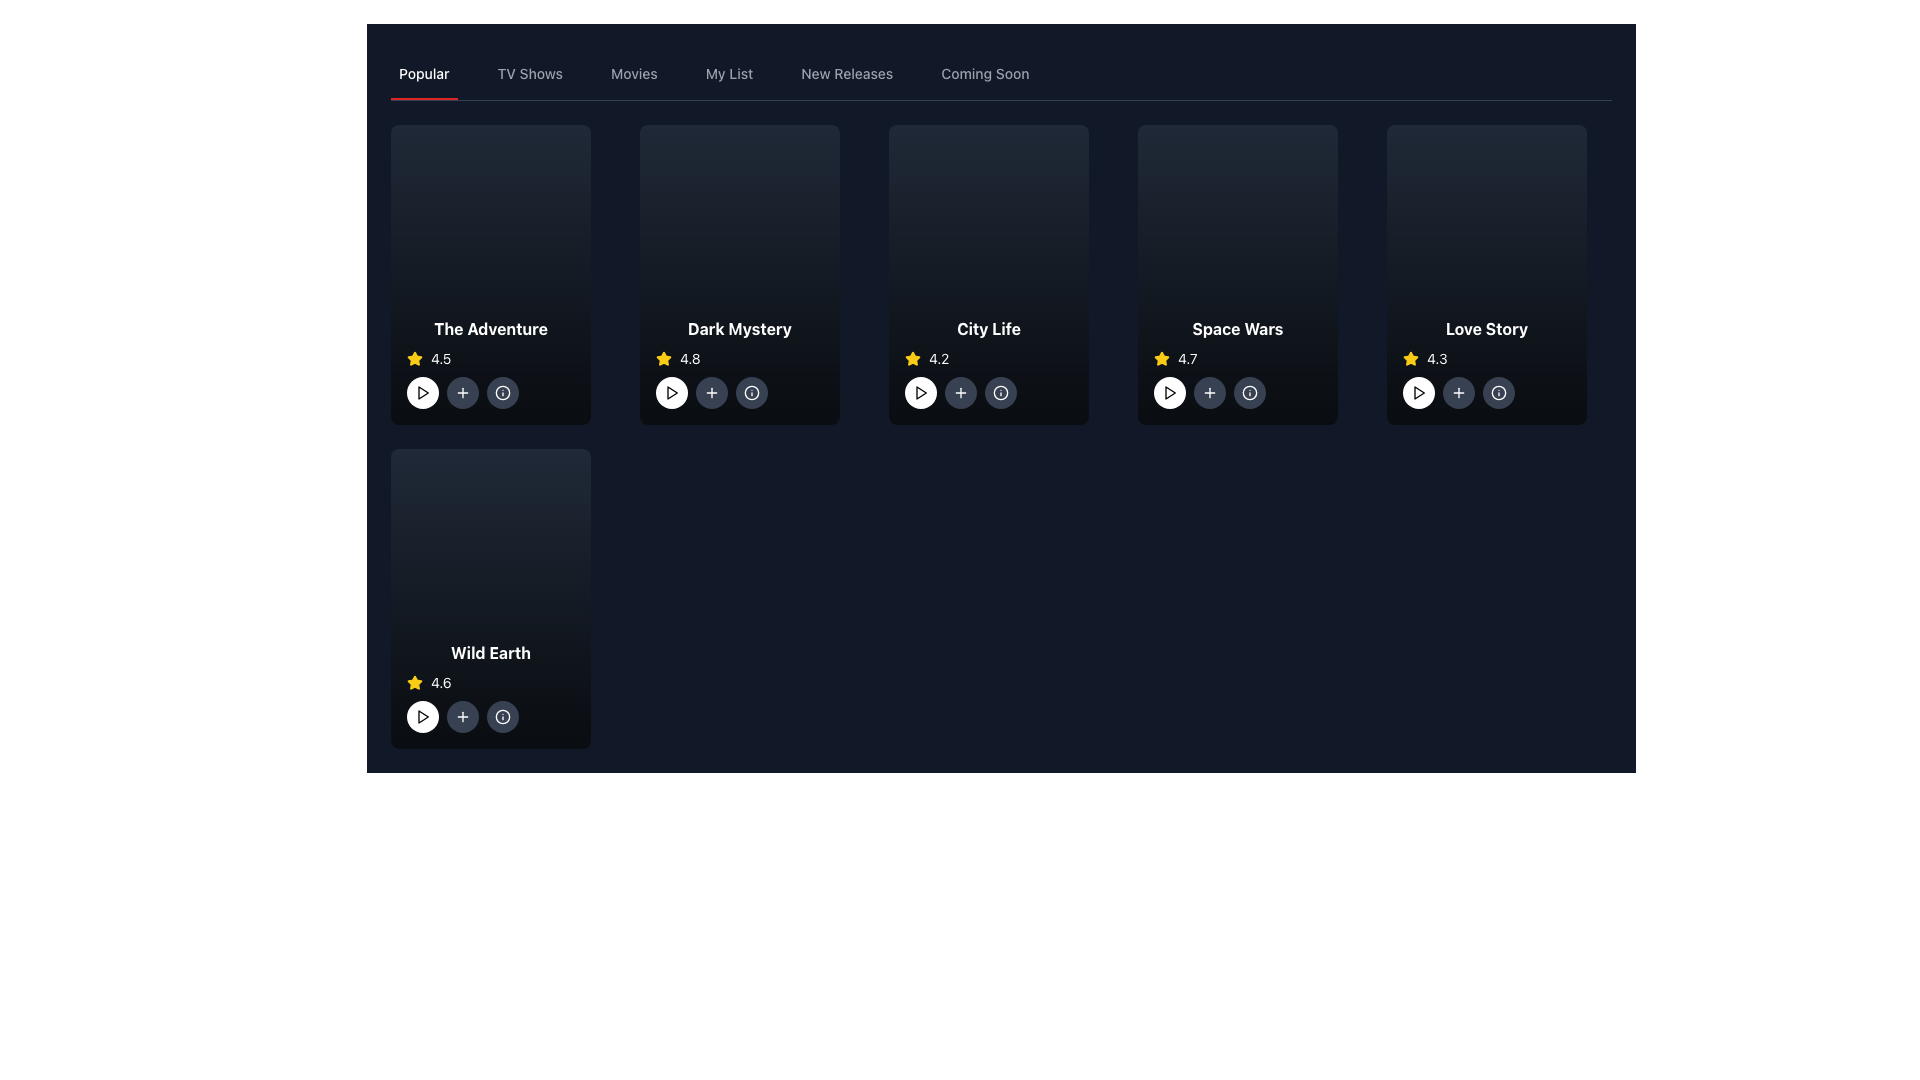 Image resolution: width=1920 pixels, height=1080 pixels. What do you see at coordinates (1237, 327) in the screenshot?
I see `the 'Space Wars' text label, which is displayed in bold white font against a dark background, located in the lower portion of a card in the third column of the top row` at bounding box center [1237, 327].